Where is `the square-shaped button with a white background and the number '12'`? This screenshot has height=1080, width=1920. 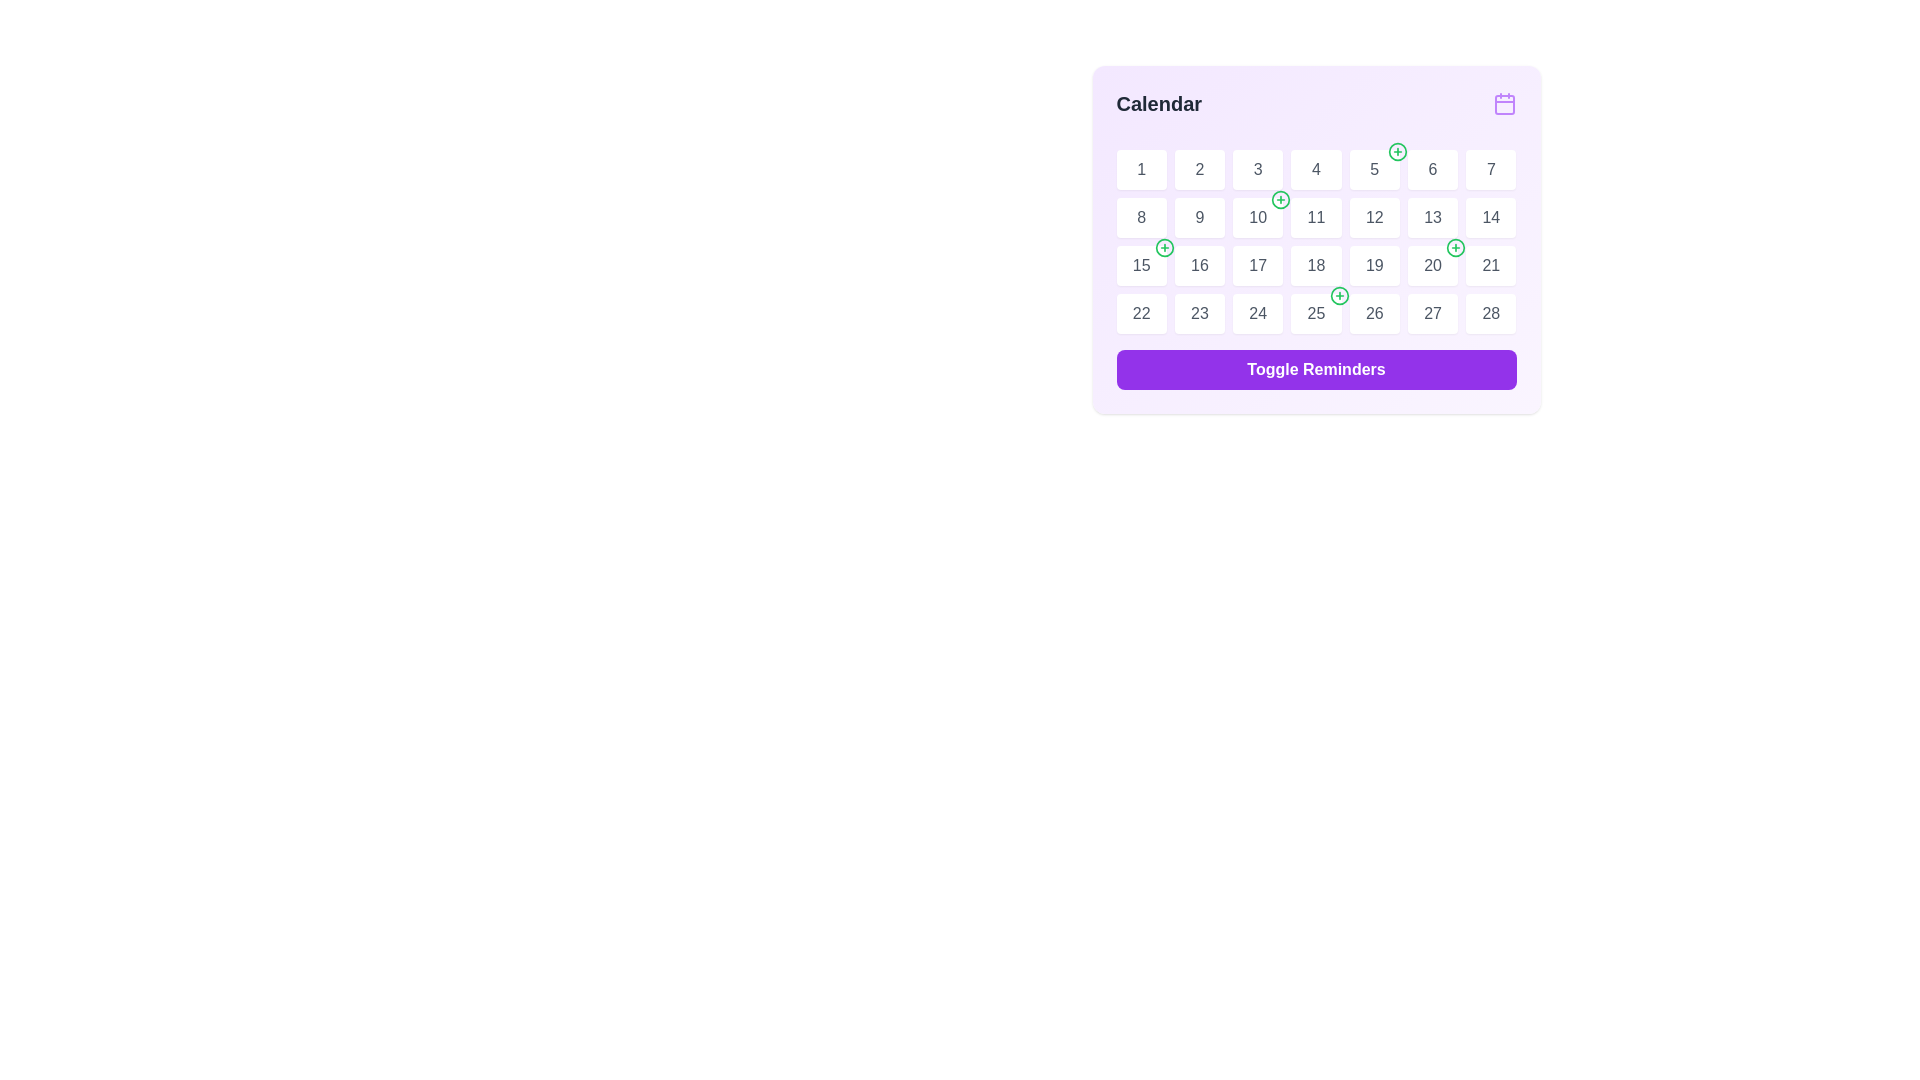
the square-shaped button with a white background and the number '12' is located at coordinates (1373, 218).